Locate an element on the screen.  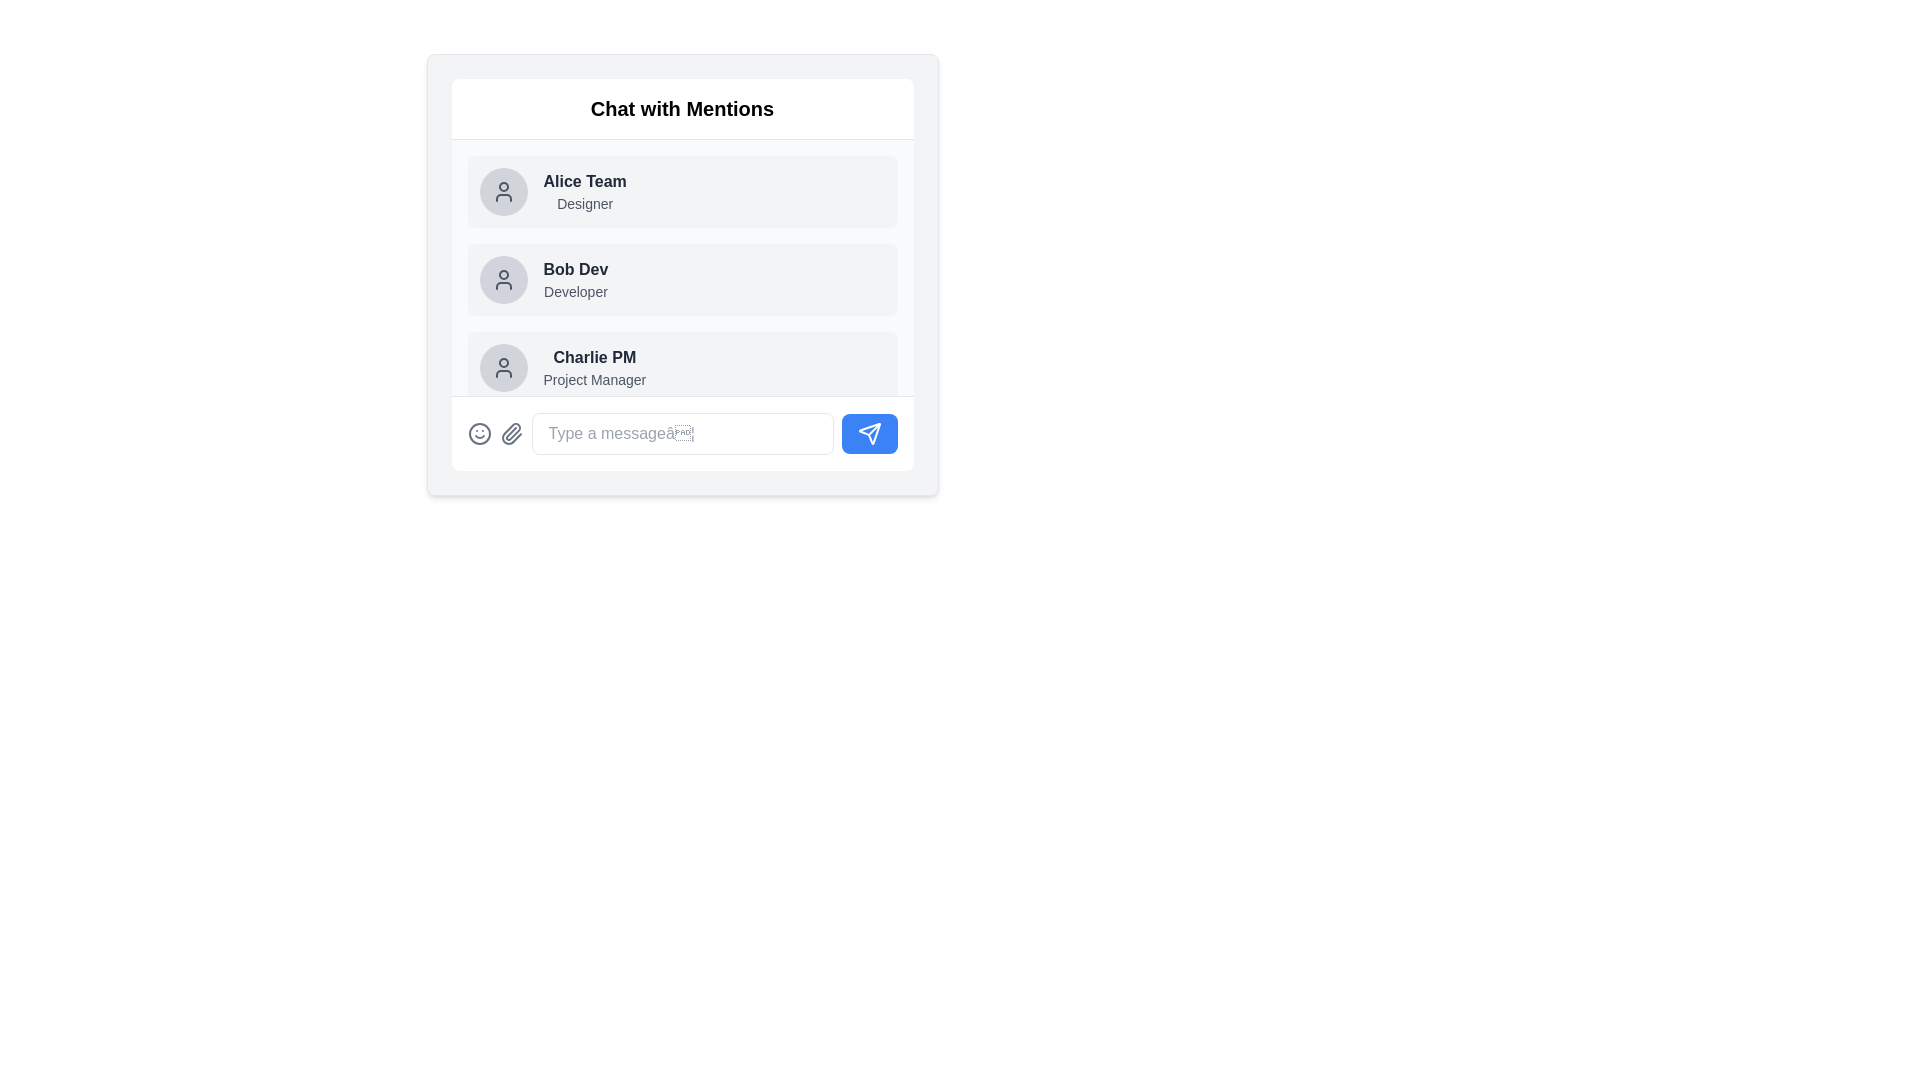
the label displaying the user's name, which is the second item in the contacts list, located between 'Alice Team' and 'Charlie PM' is located at coordinates (575, 270).